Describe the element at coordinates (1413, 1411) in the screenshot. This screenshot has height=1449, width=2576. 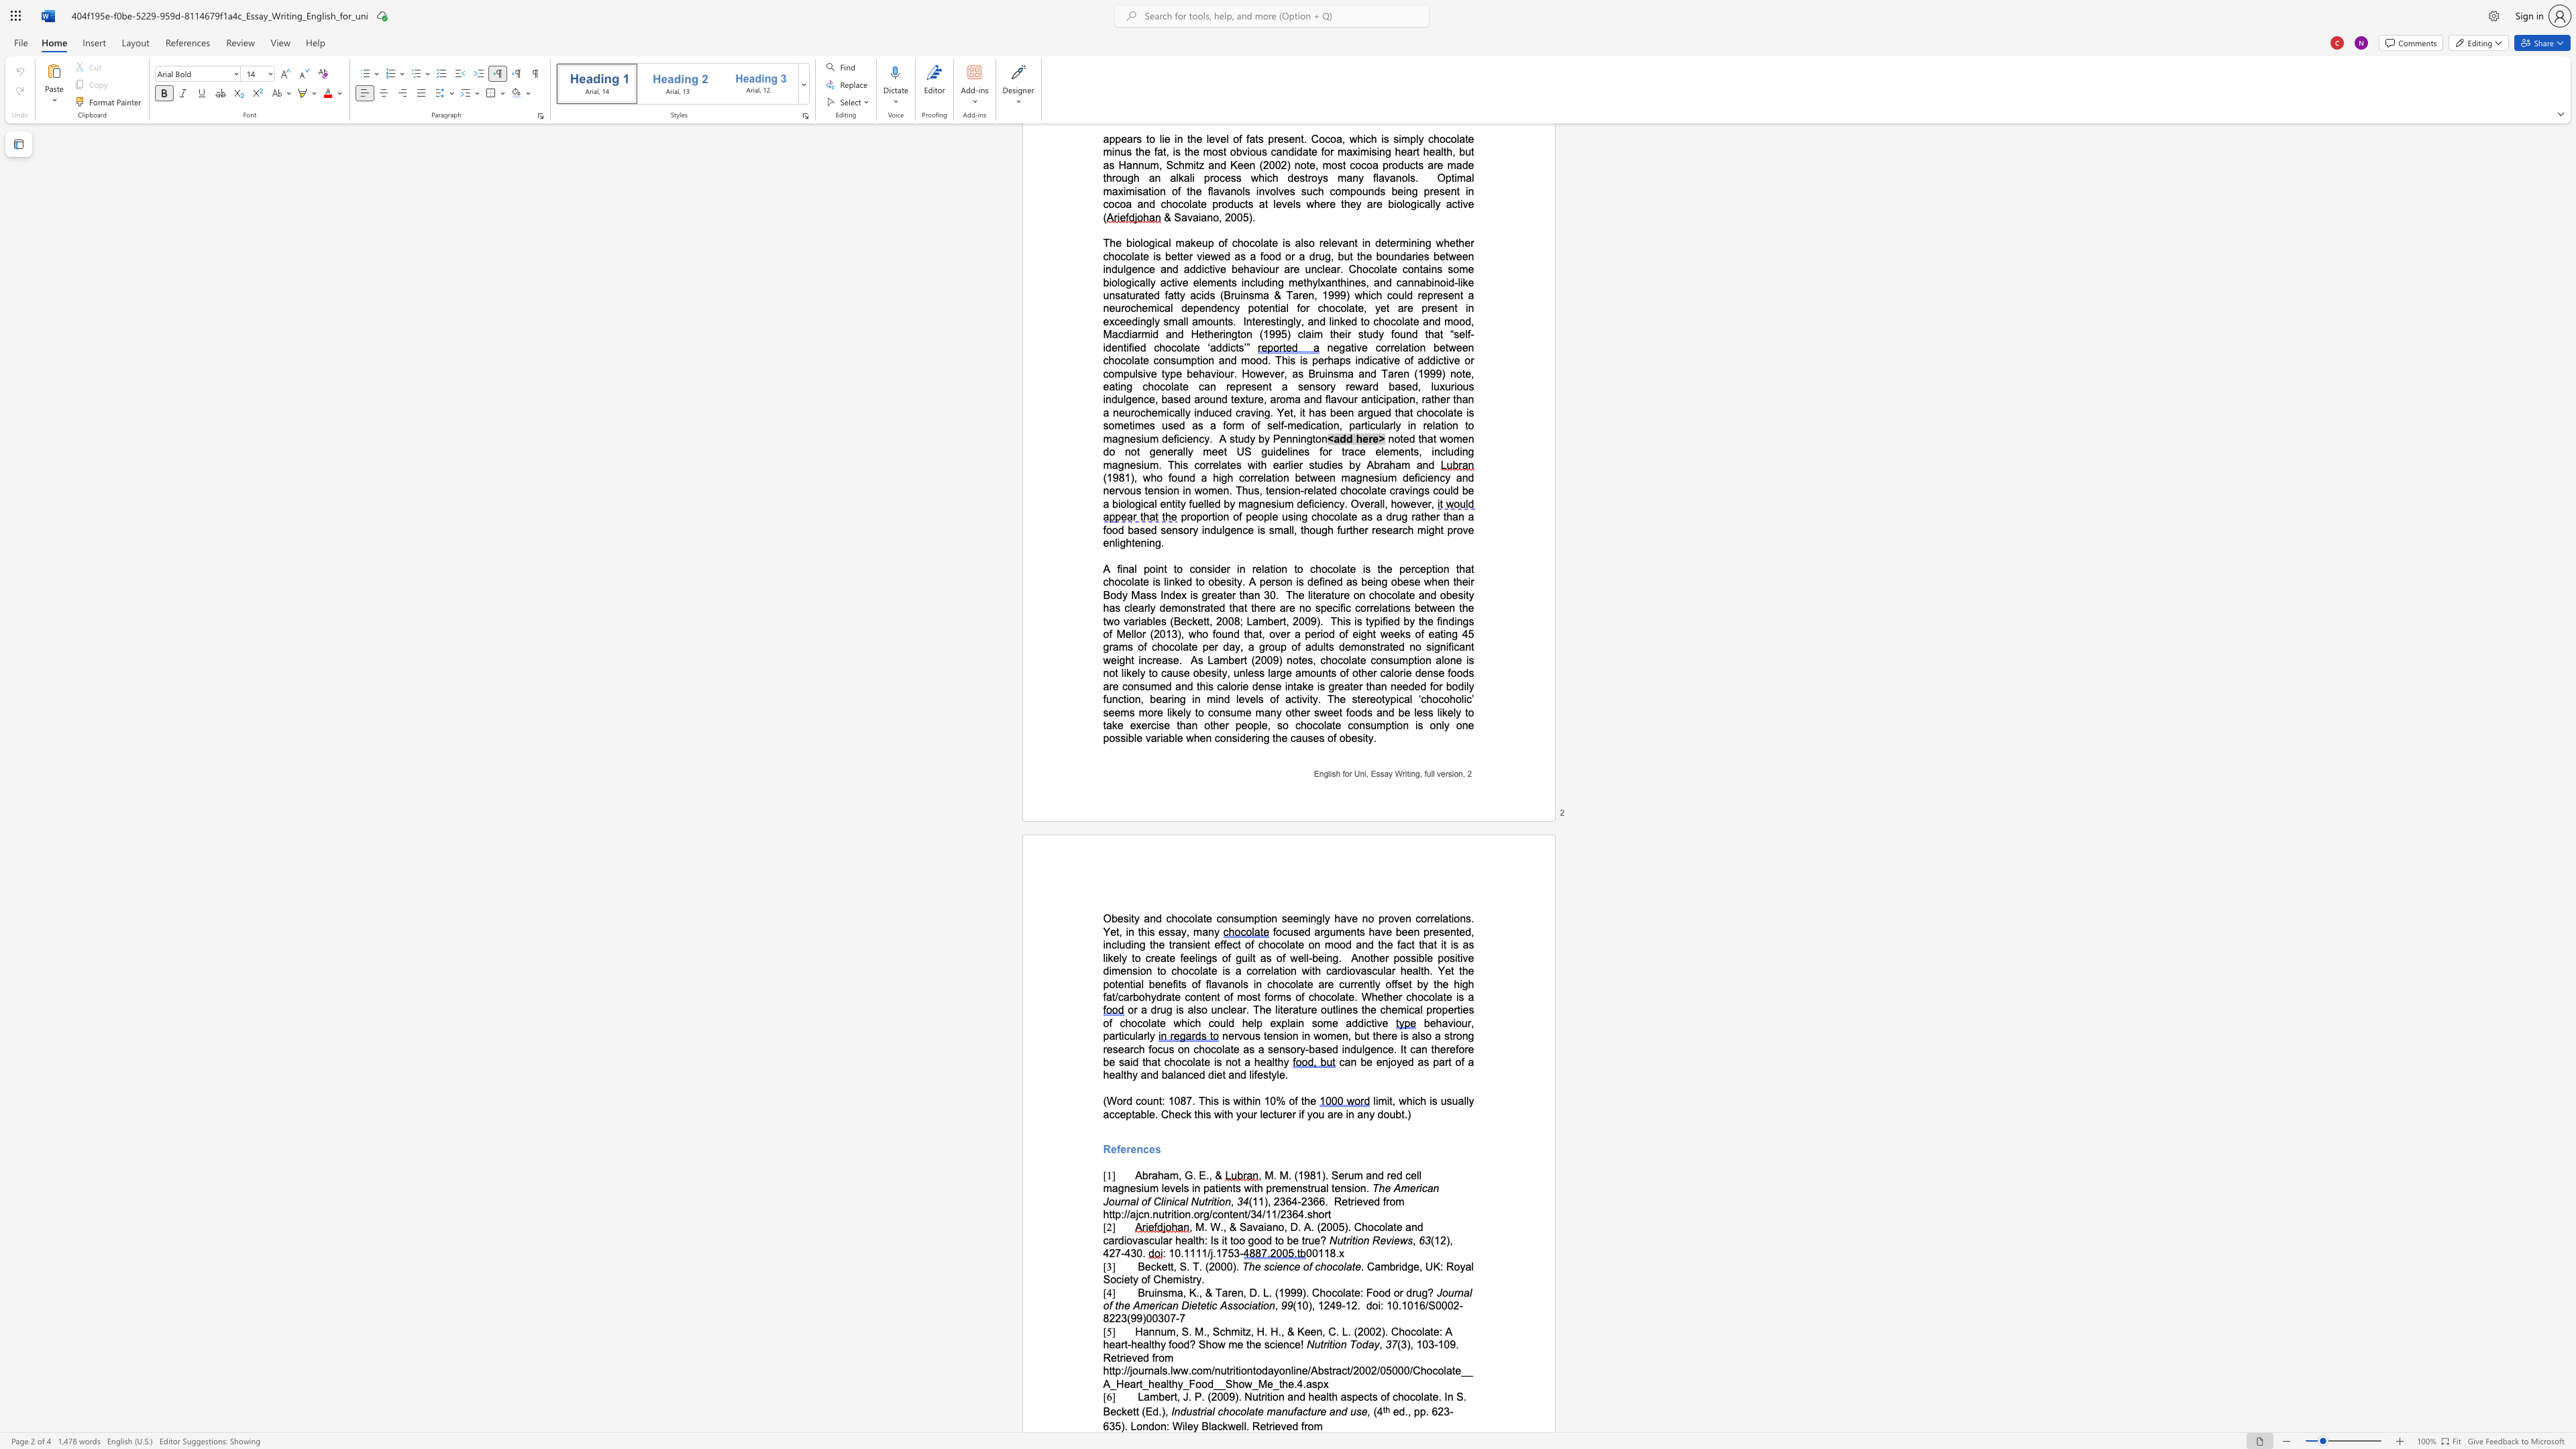
I see `the subset text "pp. 623-635). Lon" within the text "ed., pp. 623-635). London: Wiley Blackwell. Retrieved from"` at that location.